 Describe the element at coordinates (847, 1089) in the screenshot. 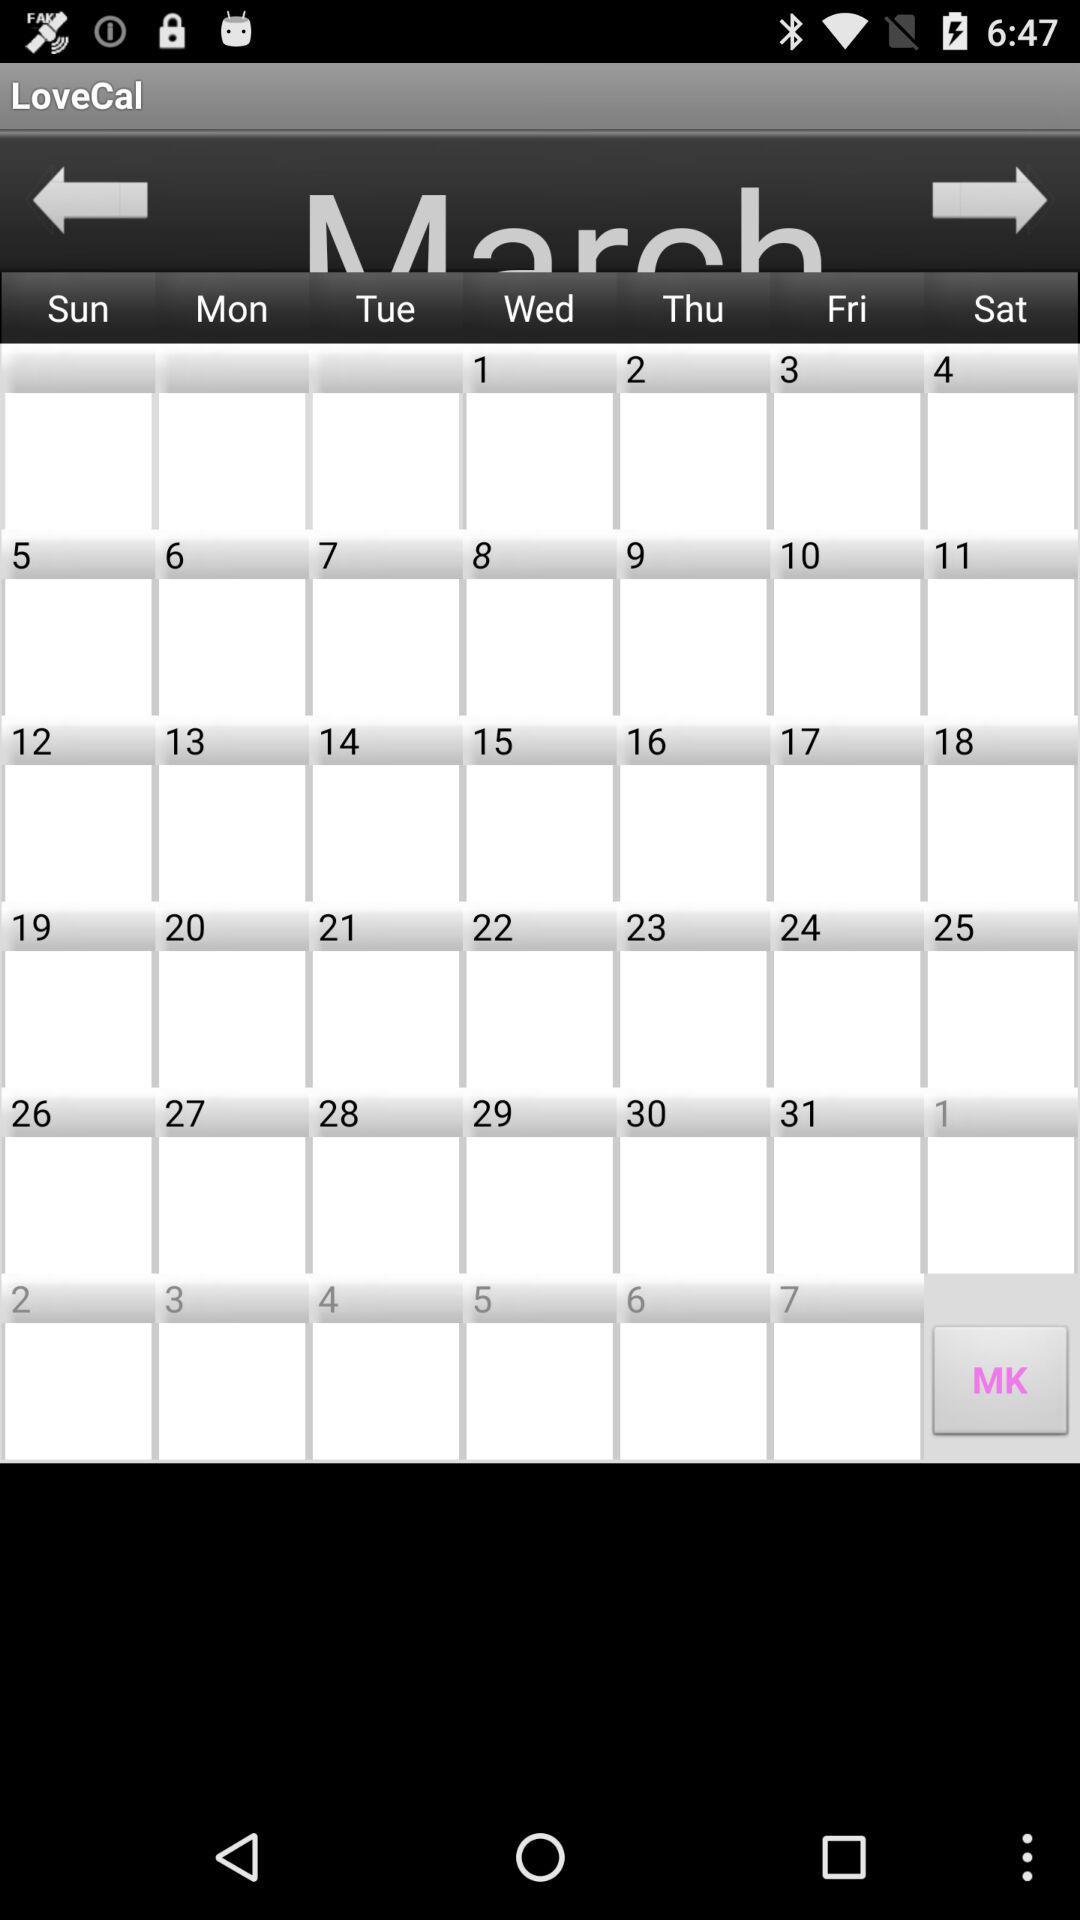

I see `the minus icon` at that location.